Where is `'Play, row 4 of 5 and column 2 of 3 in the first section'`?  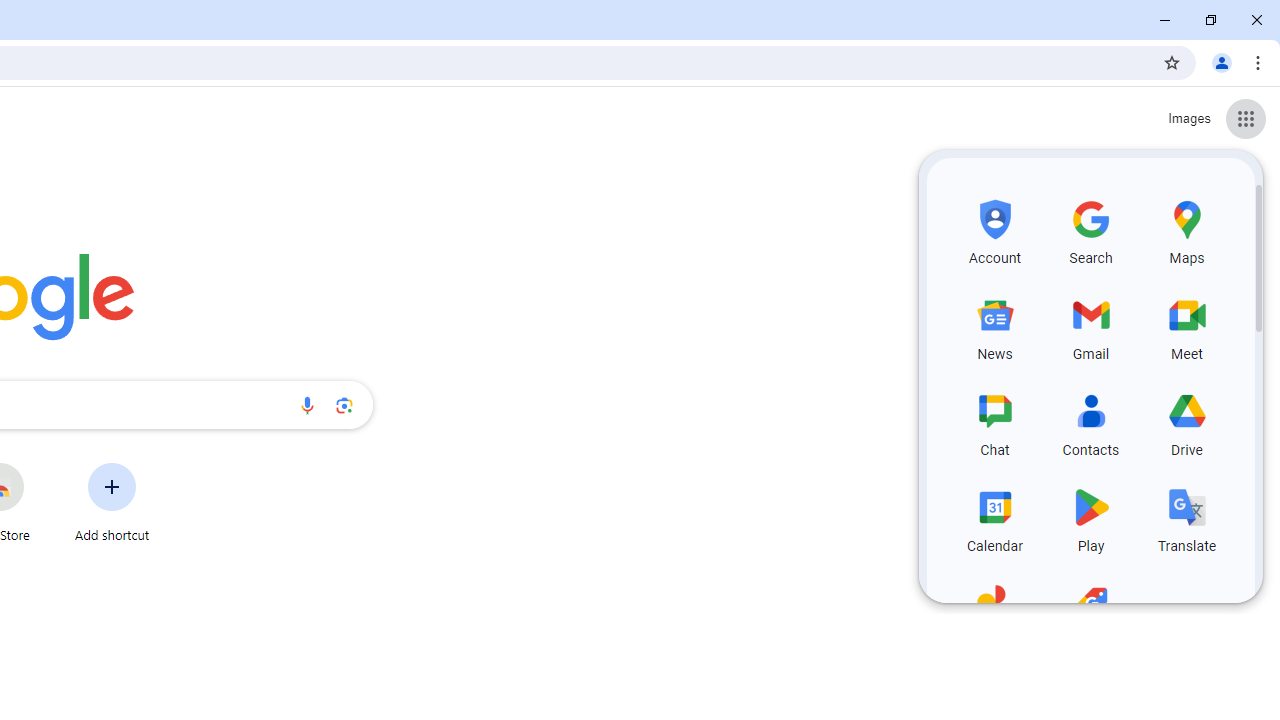
'Play, row 4 of 5 and column 2 of 3 in the first section' is located at coordinates (1090, 517).